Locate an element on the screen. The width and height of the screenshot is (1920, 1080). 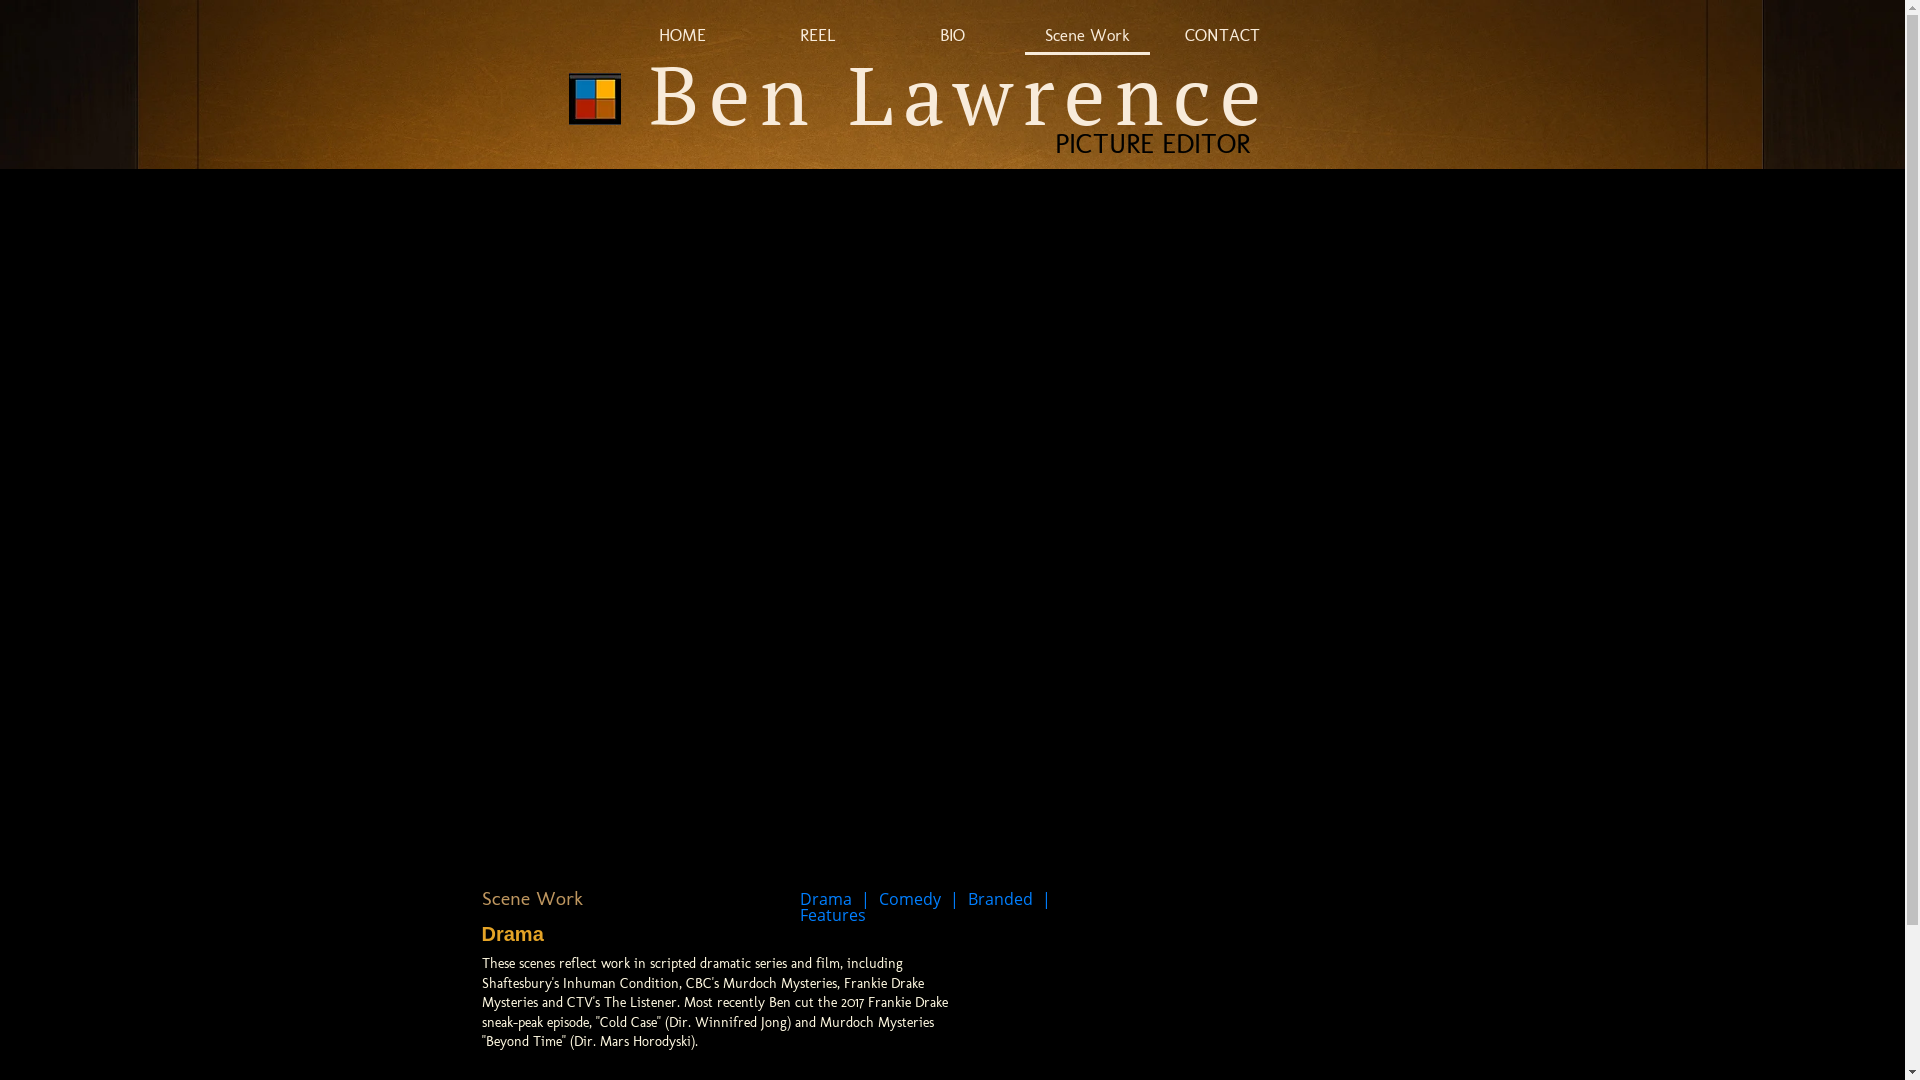
'Features' is located at coordinates (800, 914).